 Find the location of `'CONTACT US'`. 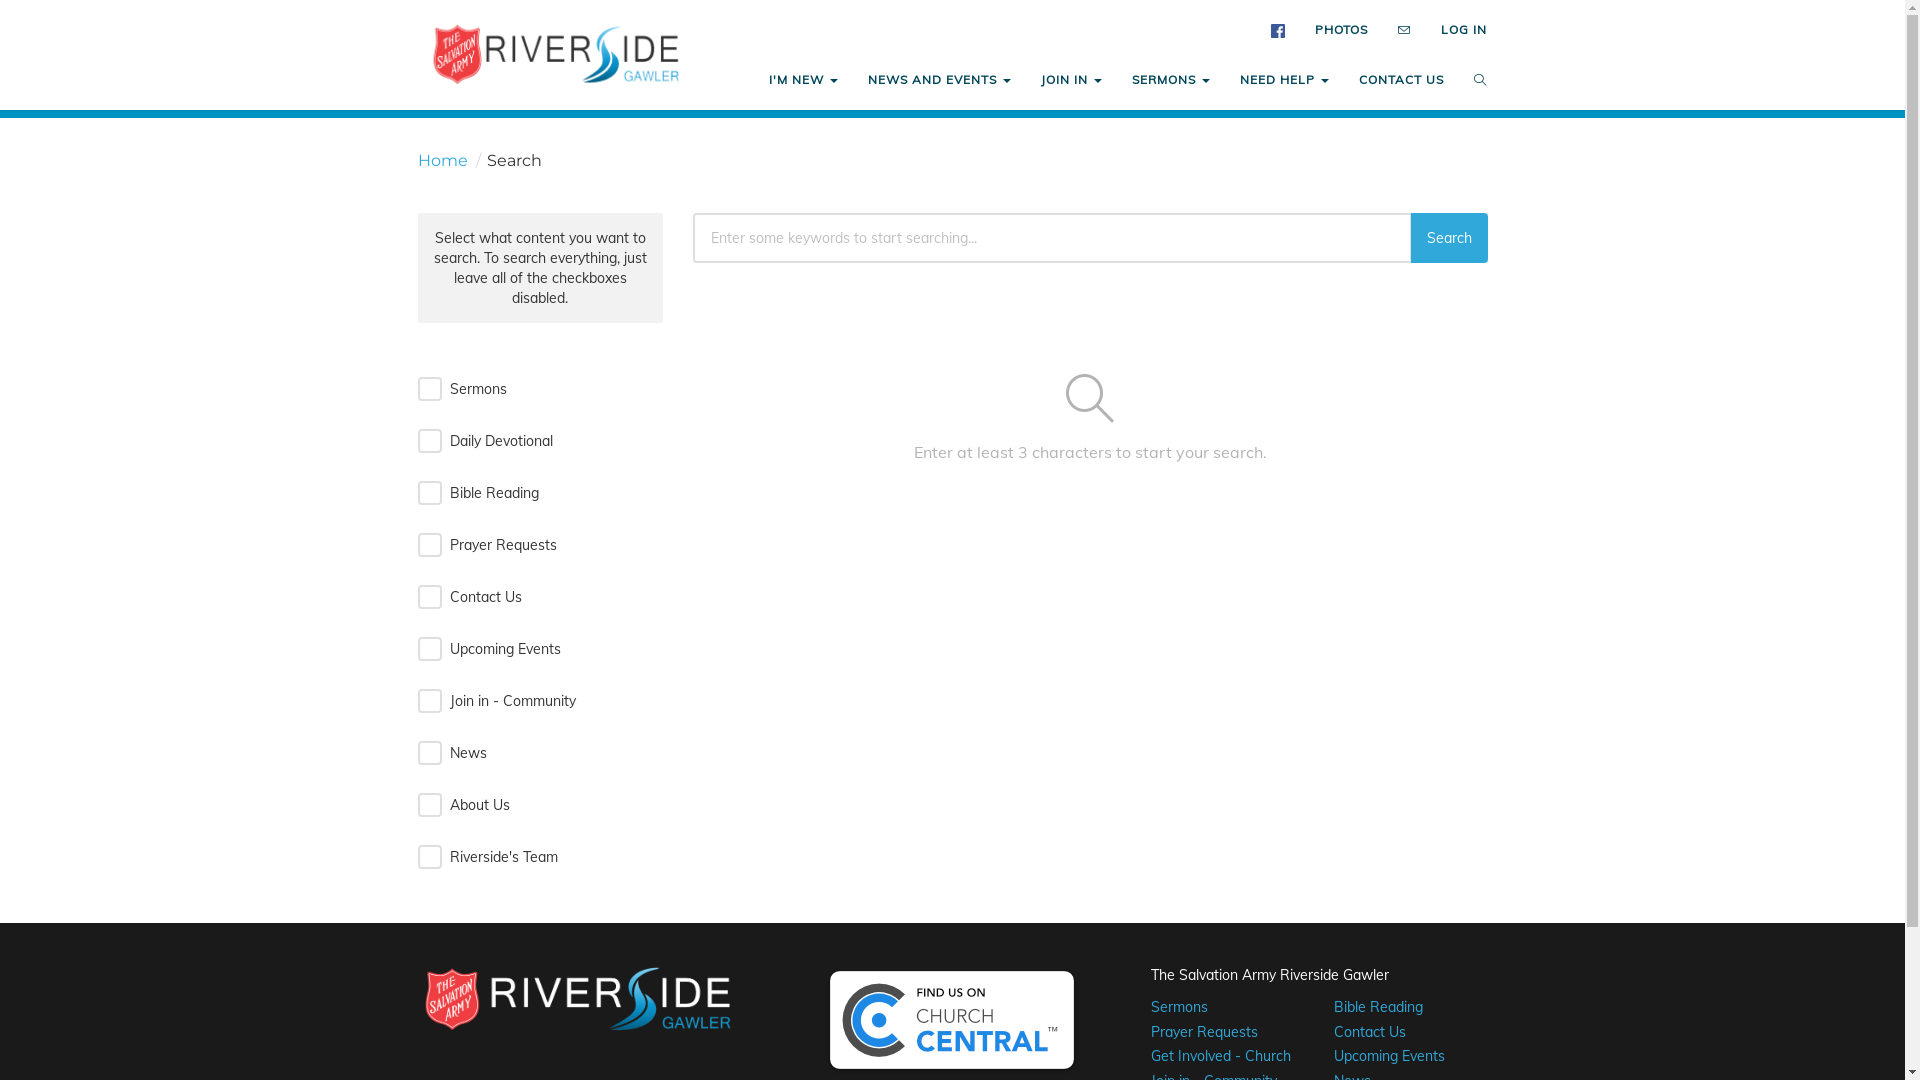

'CONTACT US' is located at coordinates (1400, 79).